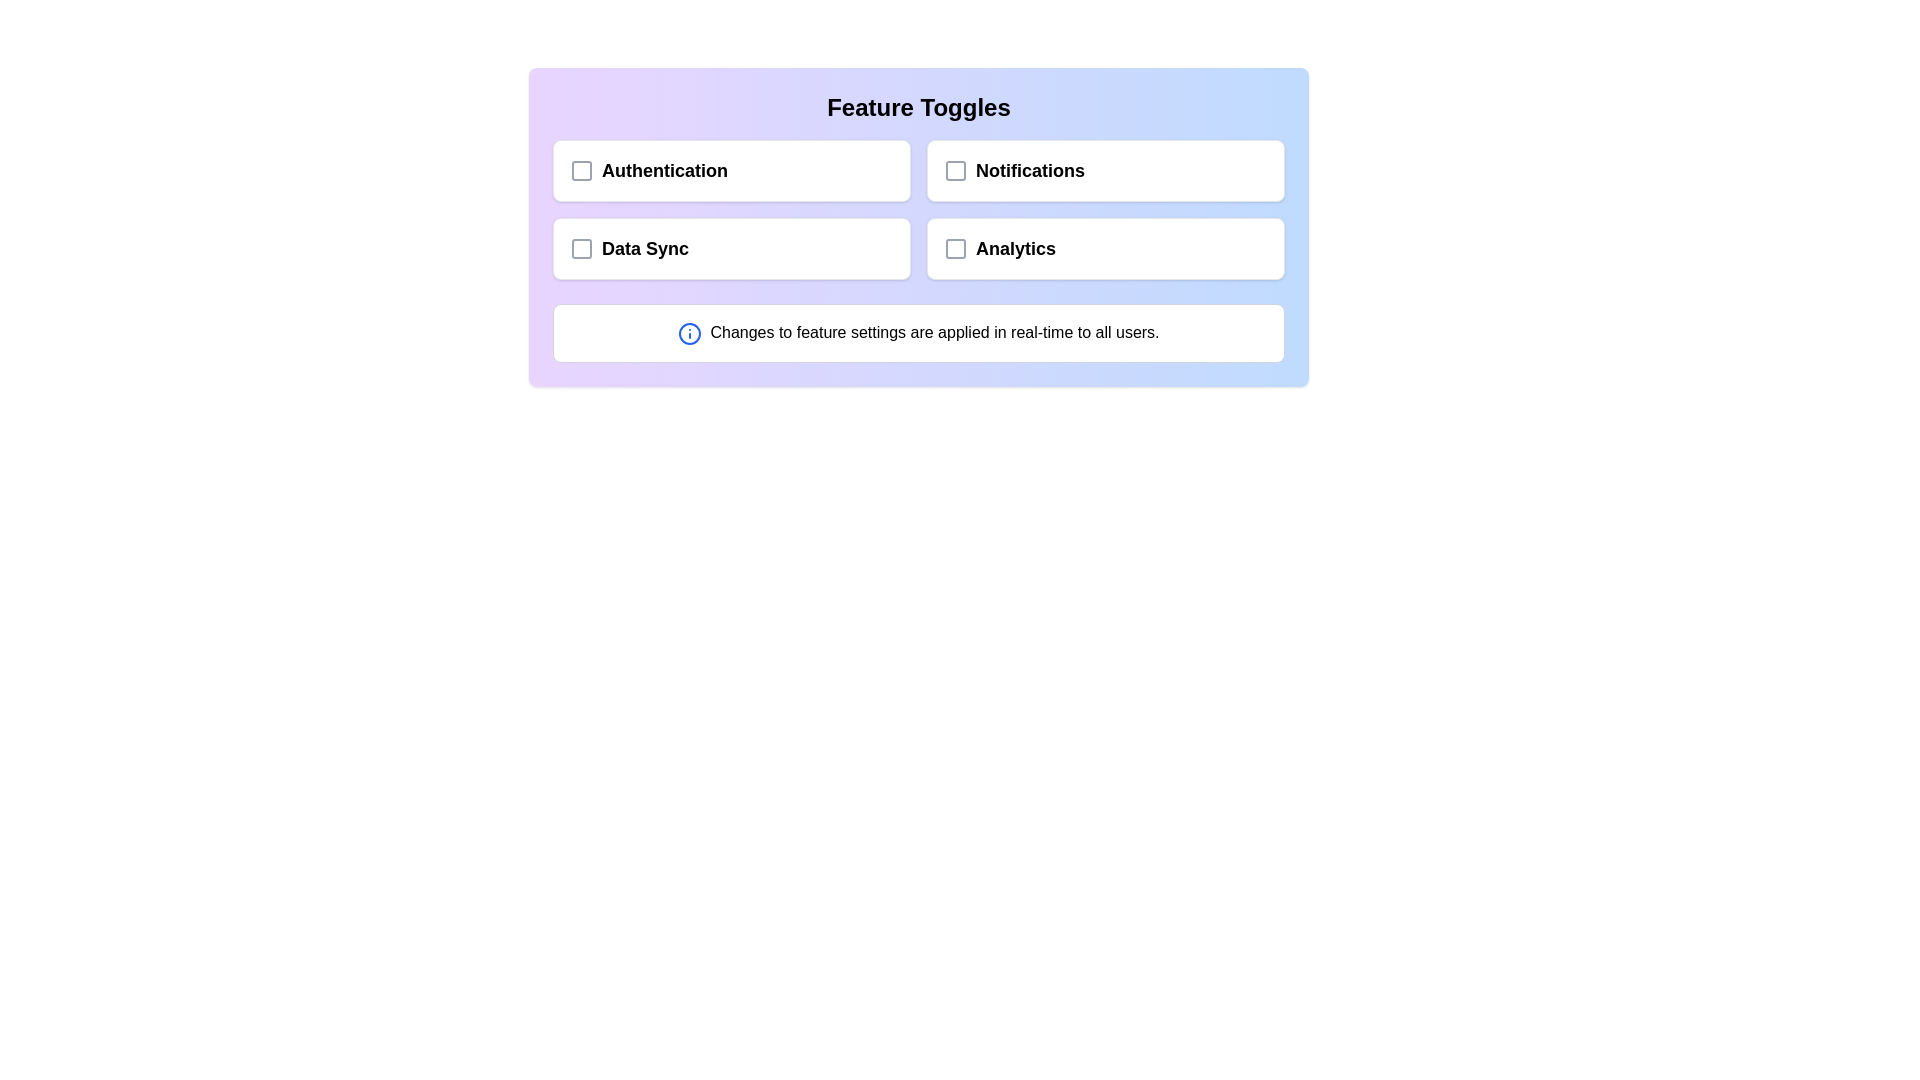 Image resolution: width=1920 pixels, height=1080 pixels. I want to click on the checkbox for the 'Data Sync' feature toggle located in the second row of the left column, so click(580, 248).